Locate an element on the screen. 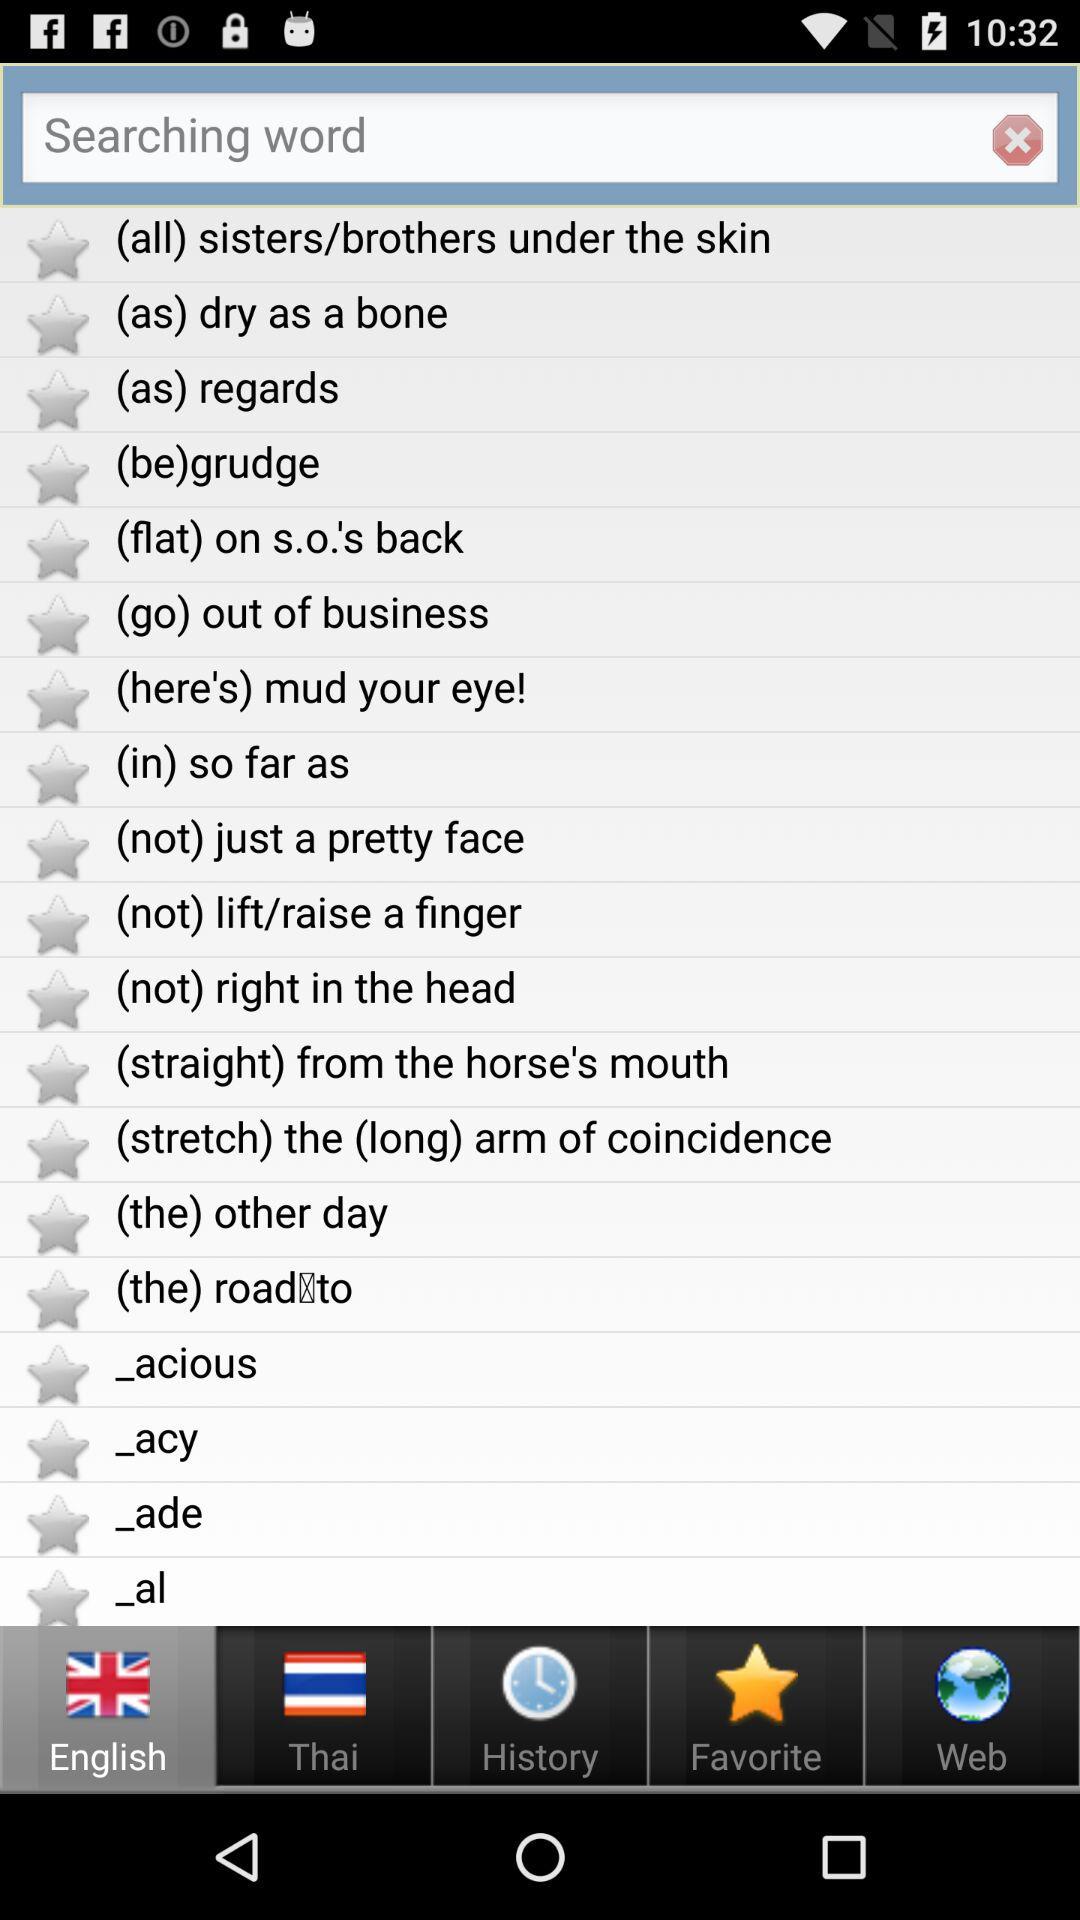 The image size is (1080, 1920). the item above the stretch the long is located at coordinates (596, 1060).